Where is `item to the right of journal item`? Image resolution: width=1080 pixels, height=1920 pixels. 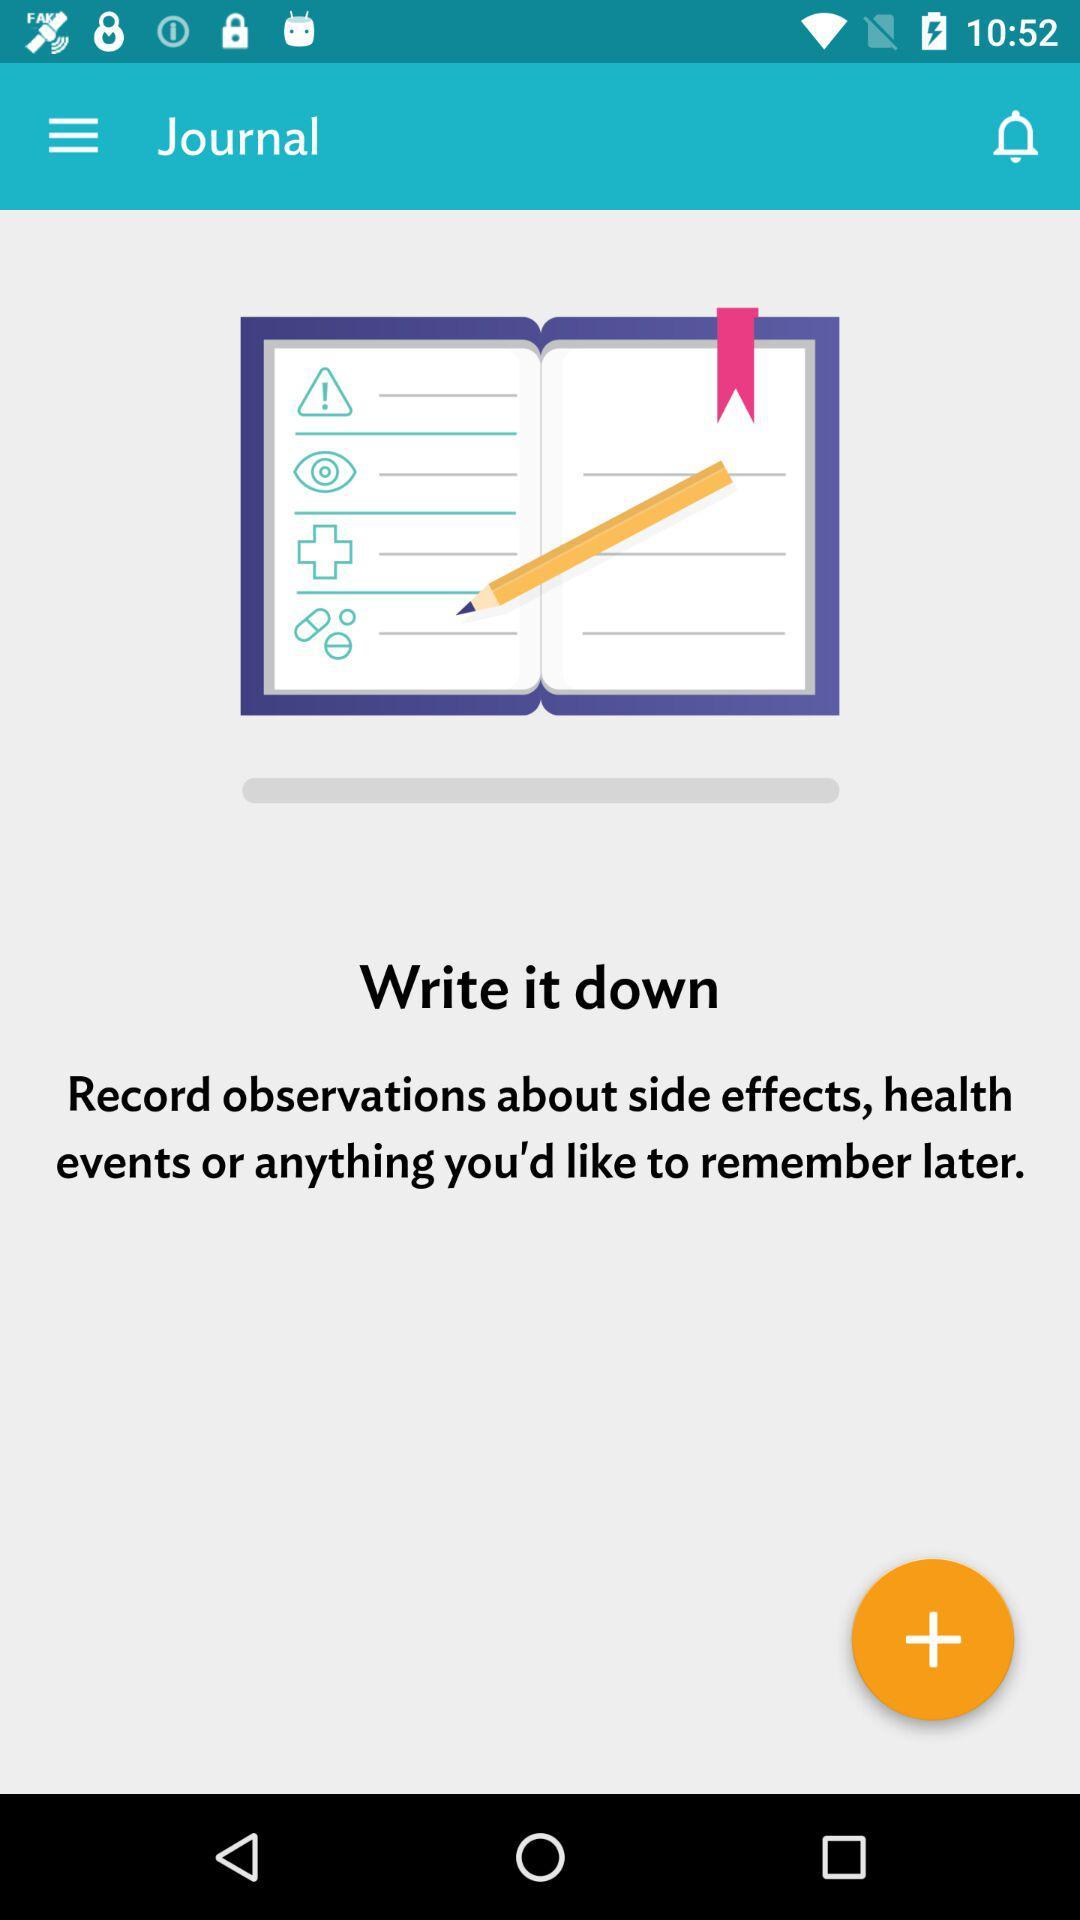
item to the right of journal item is located at coordinates (1017, 135).